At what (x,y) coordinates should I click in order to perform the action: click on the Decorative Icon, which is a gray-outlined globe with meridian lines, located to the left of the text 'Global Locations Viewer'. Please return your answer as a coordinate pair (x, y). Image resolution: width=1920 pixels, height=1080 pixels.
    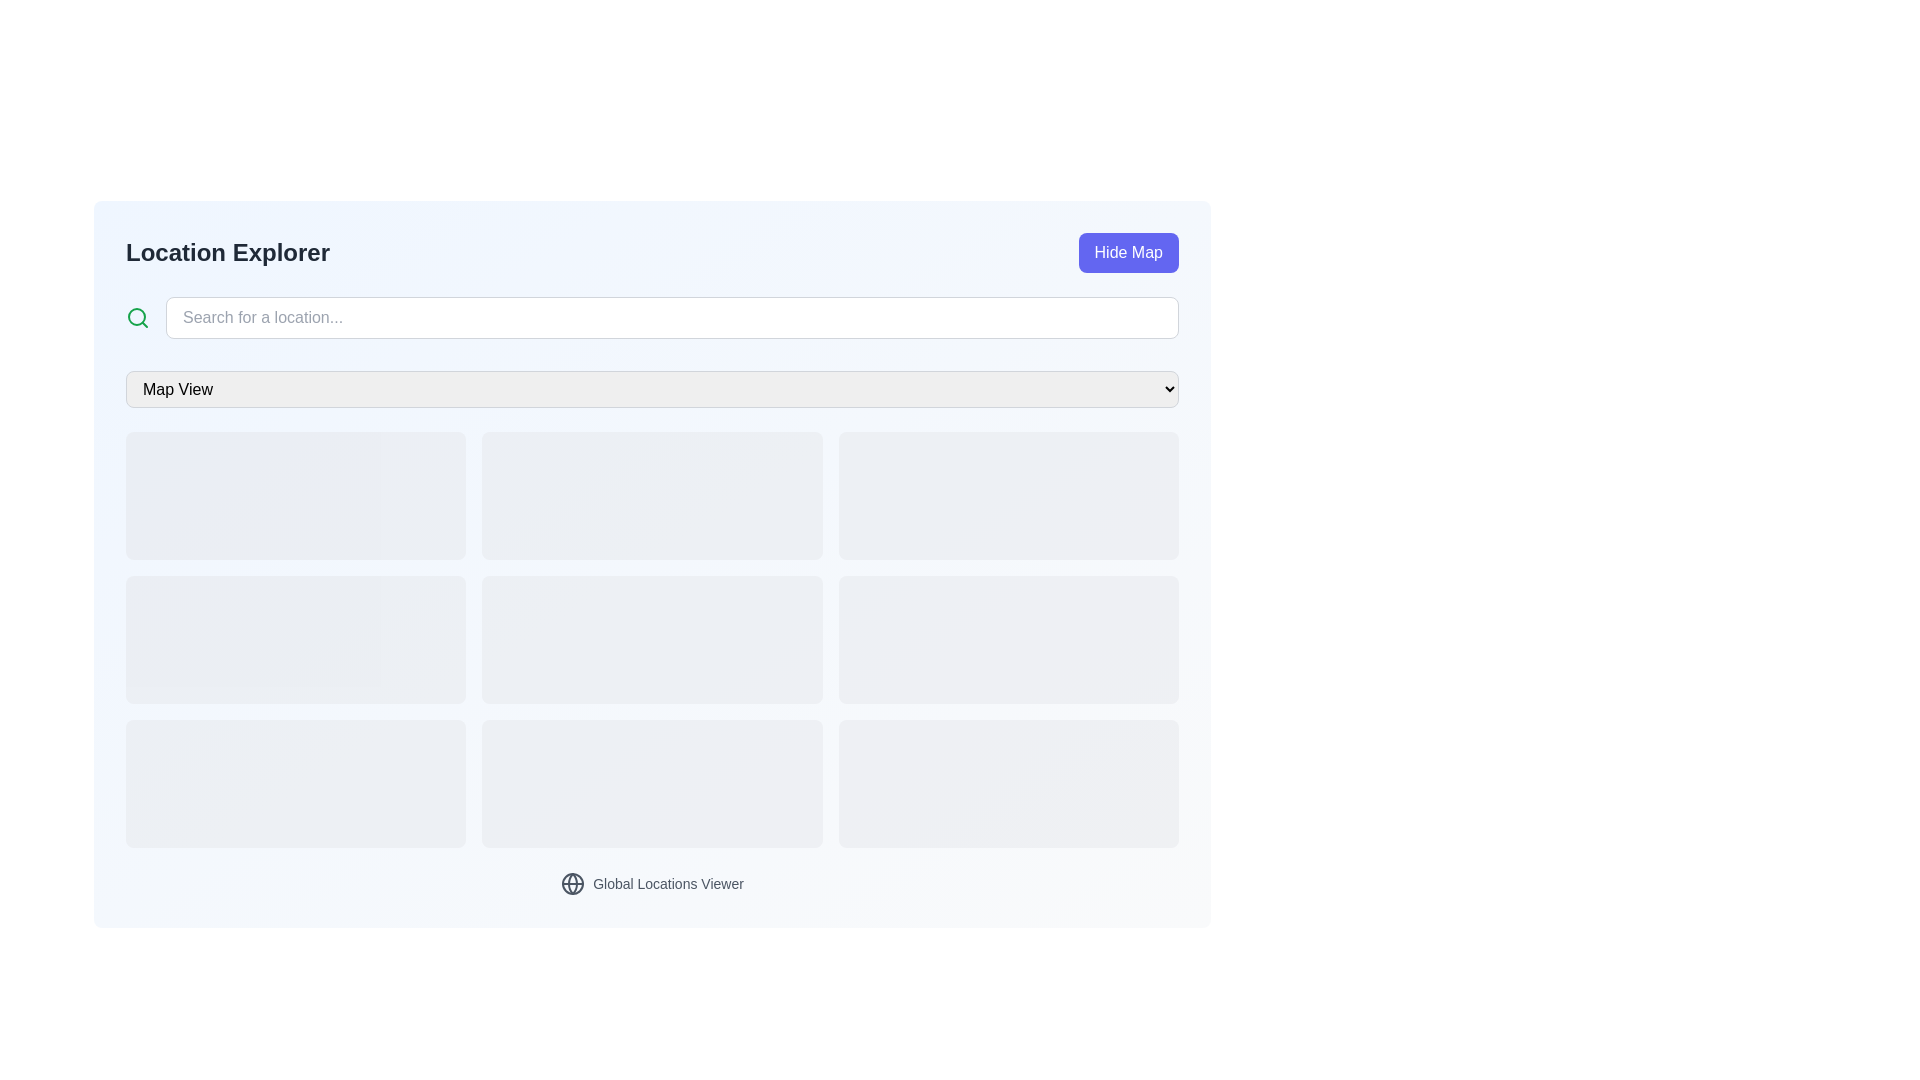
    Looking at the image, I should click on (572, 882).